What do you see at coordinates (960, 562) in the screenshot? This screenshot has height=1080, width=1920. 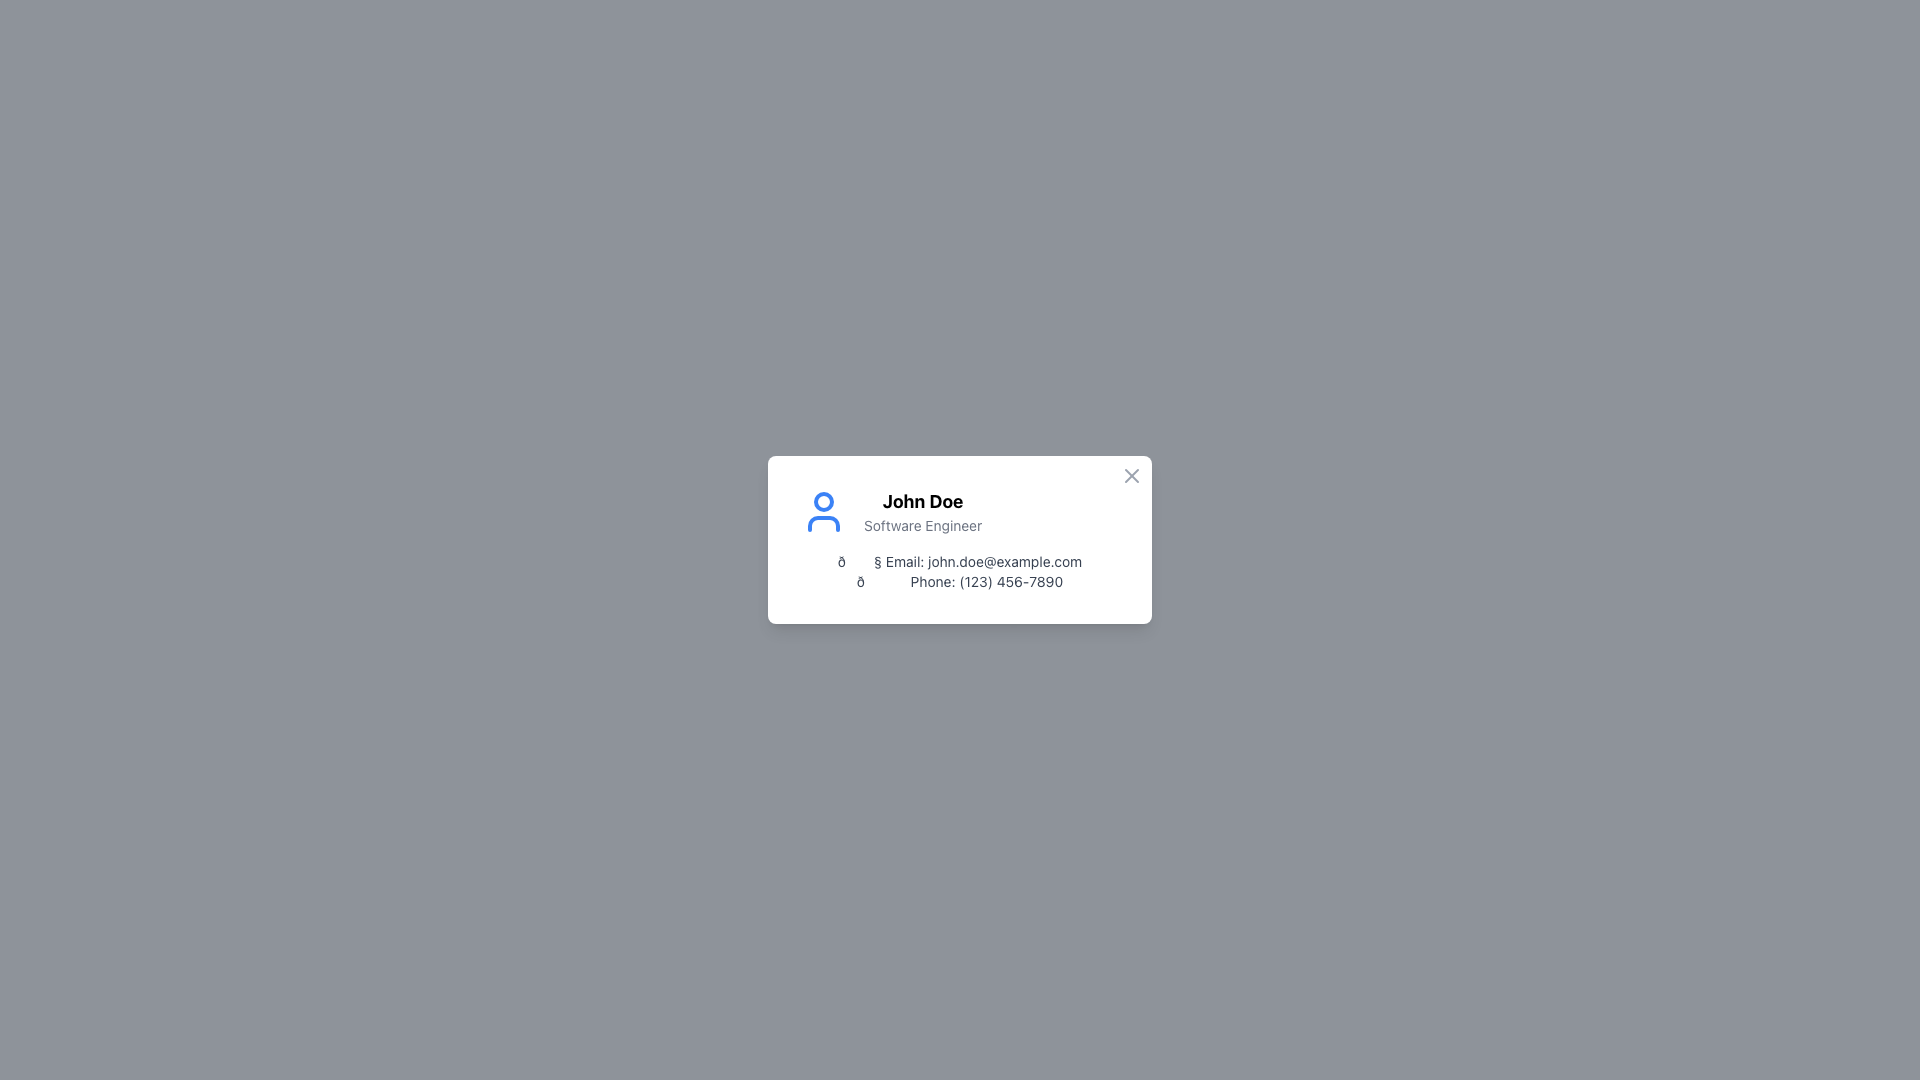 I see `the Text Label indicating the user's email address, which is the first item in the list of contact information on the card-like component` at bounding box center [960, 562].